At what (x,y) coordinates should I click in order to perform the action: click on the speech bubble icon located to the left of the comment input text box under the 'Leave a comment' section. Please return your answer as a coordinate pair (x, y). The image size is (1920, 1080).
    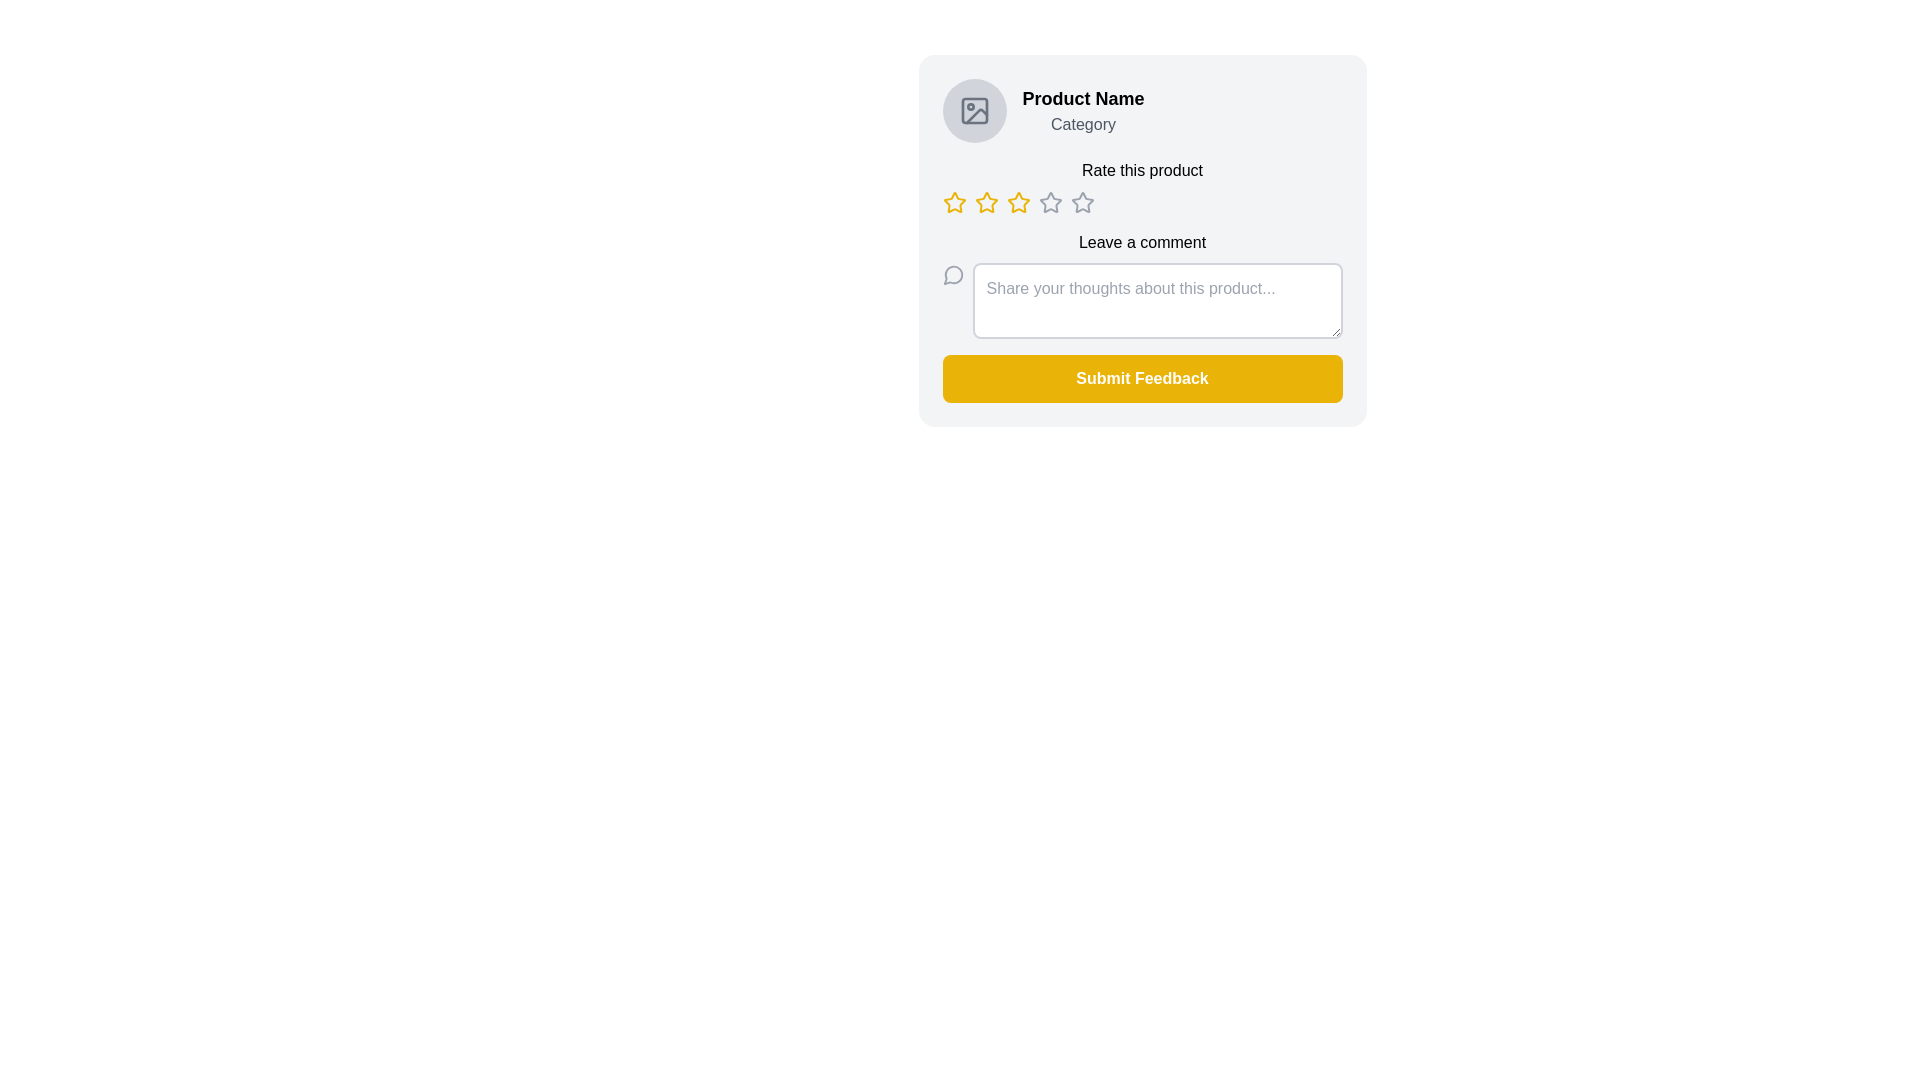
    Looking at the image, I should click on (952, 274).